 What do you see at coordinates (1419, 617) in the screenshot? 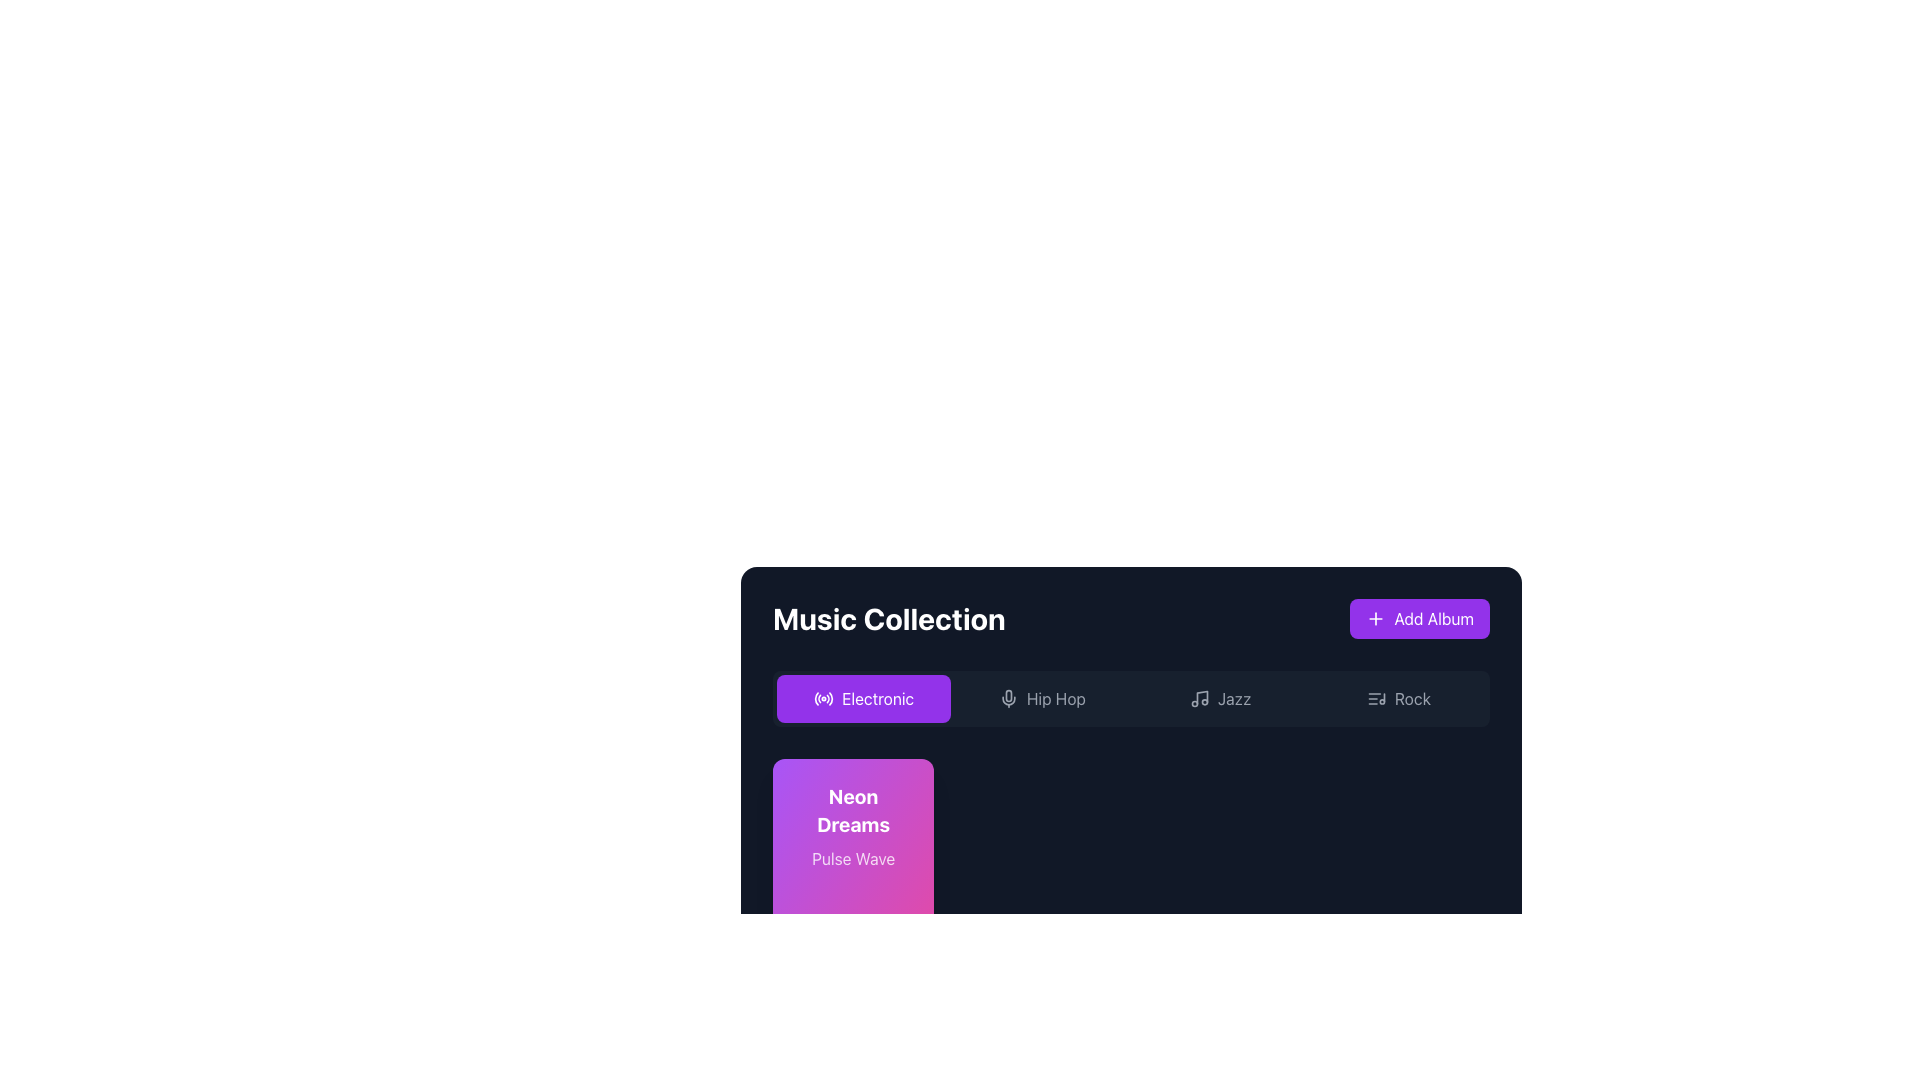
I see `the button located at the top right of the visible card section, adjacent to the text 'Music Collection'` at bounding box center [1419, 617].